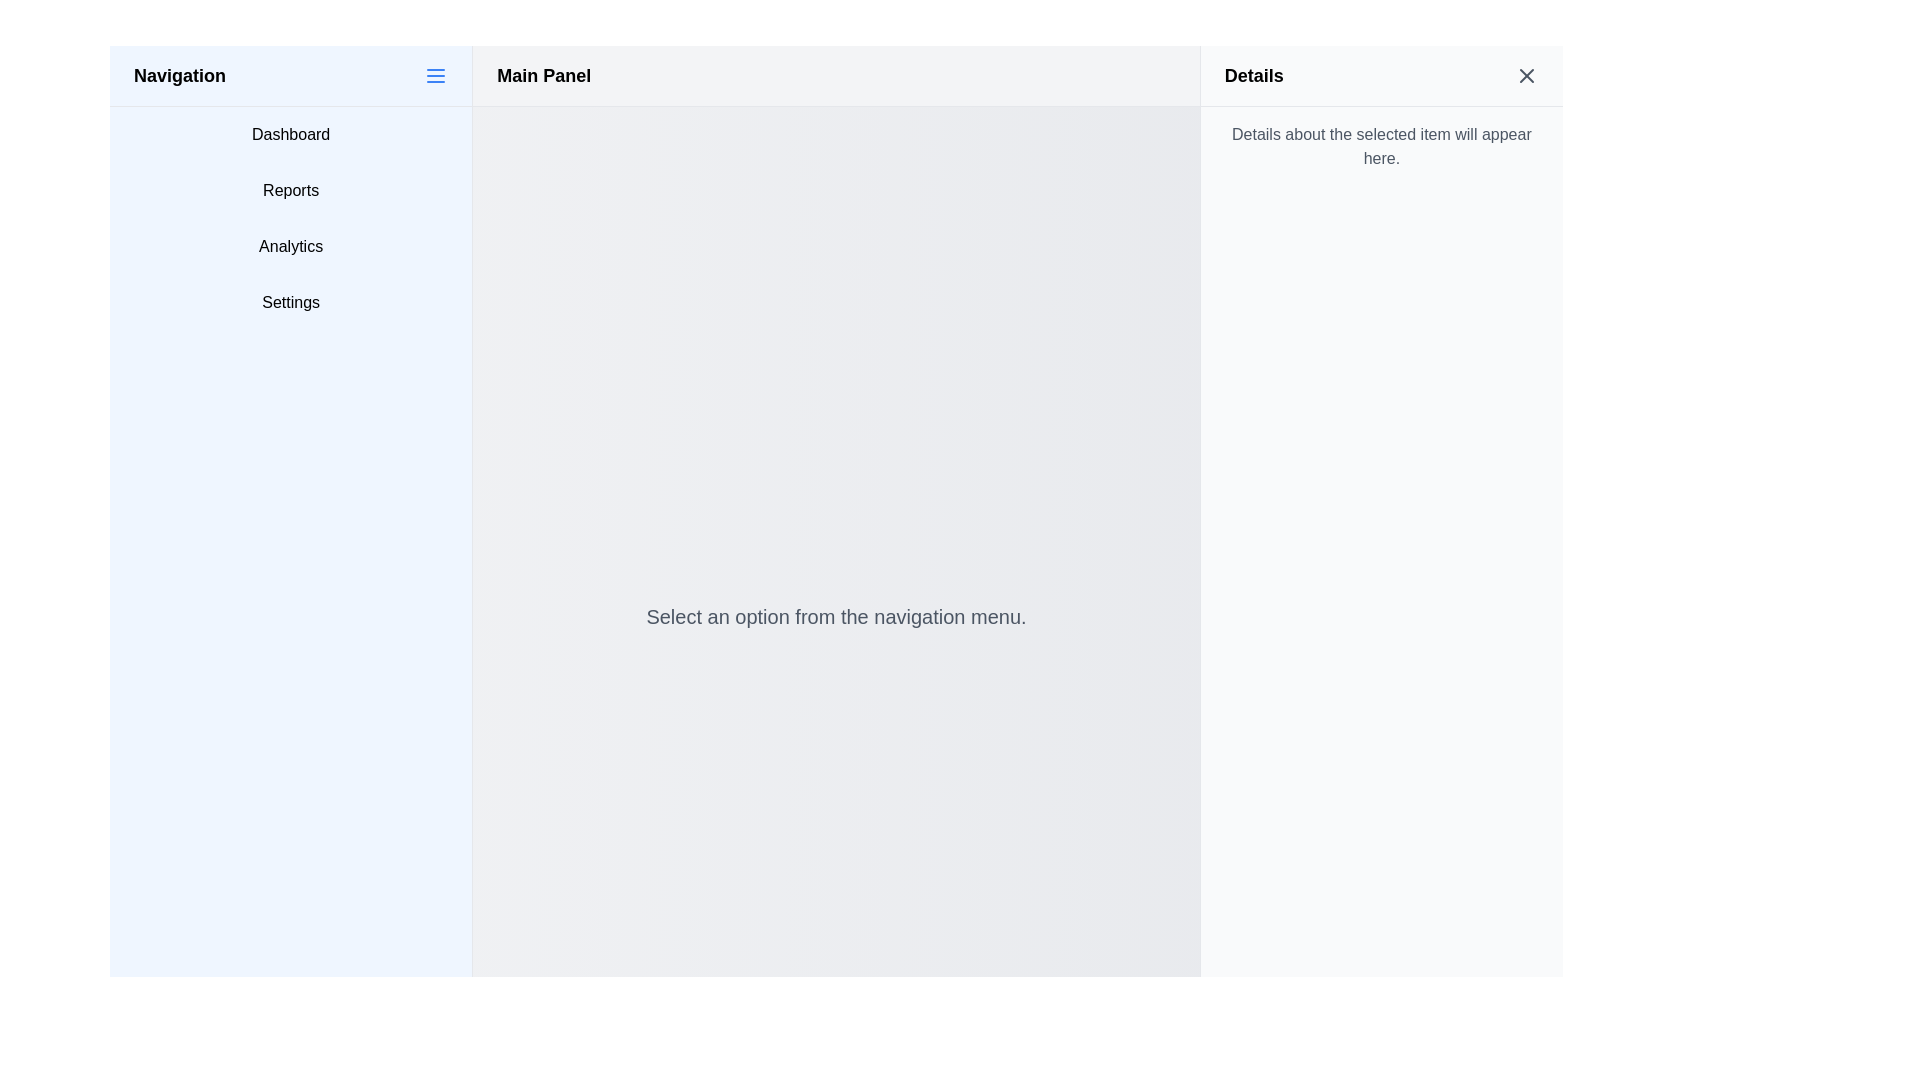 The width and height of the screenshot is (1920, 1080). What do you see at coordinates (290, 303) in the screenshot?
I see `the 'Settings' menu option, which is the fourth item in the vertical navigation list, displayed in bold black lettering on a light background` at bounding box center [290, 303].